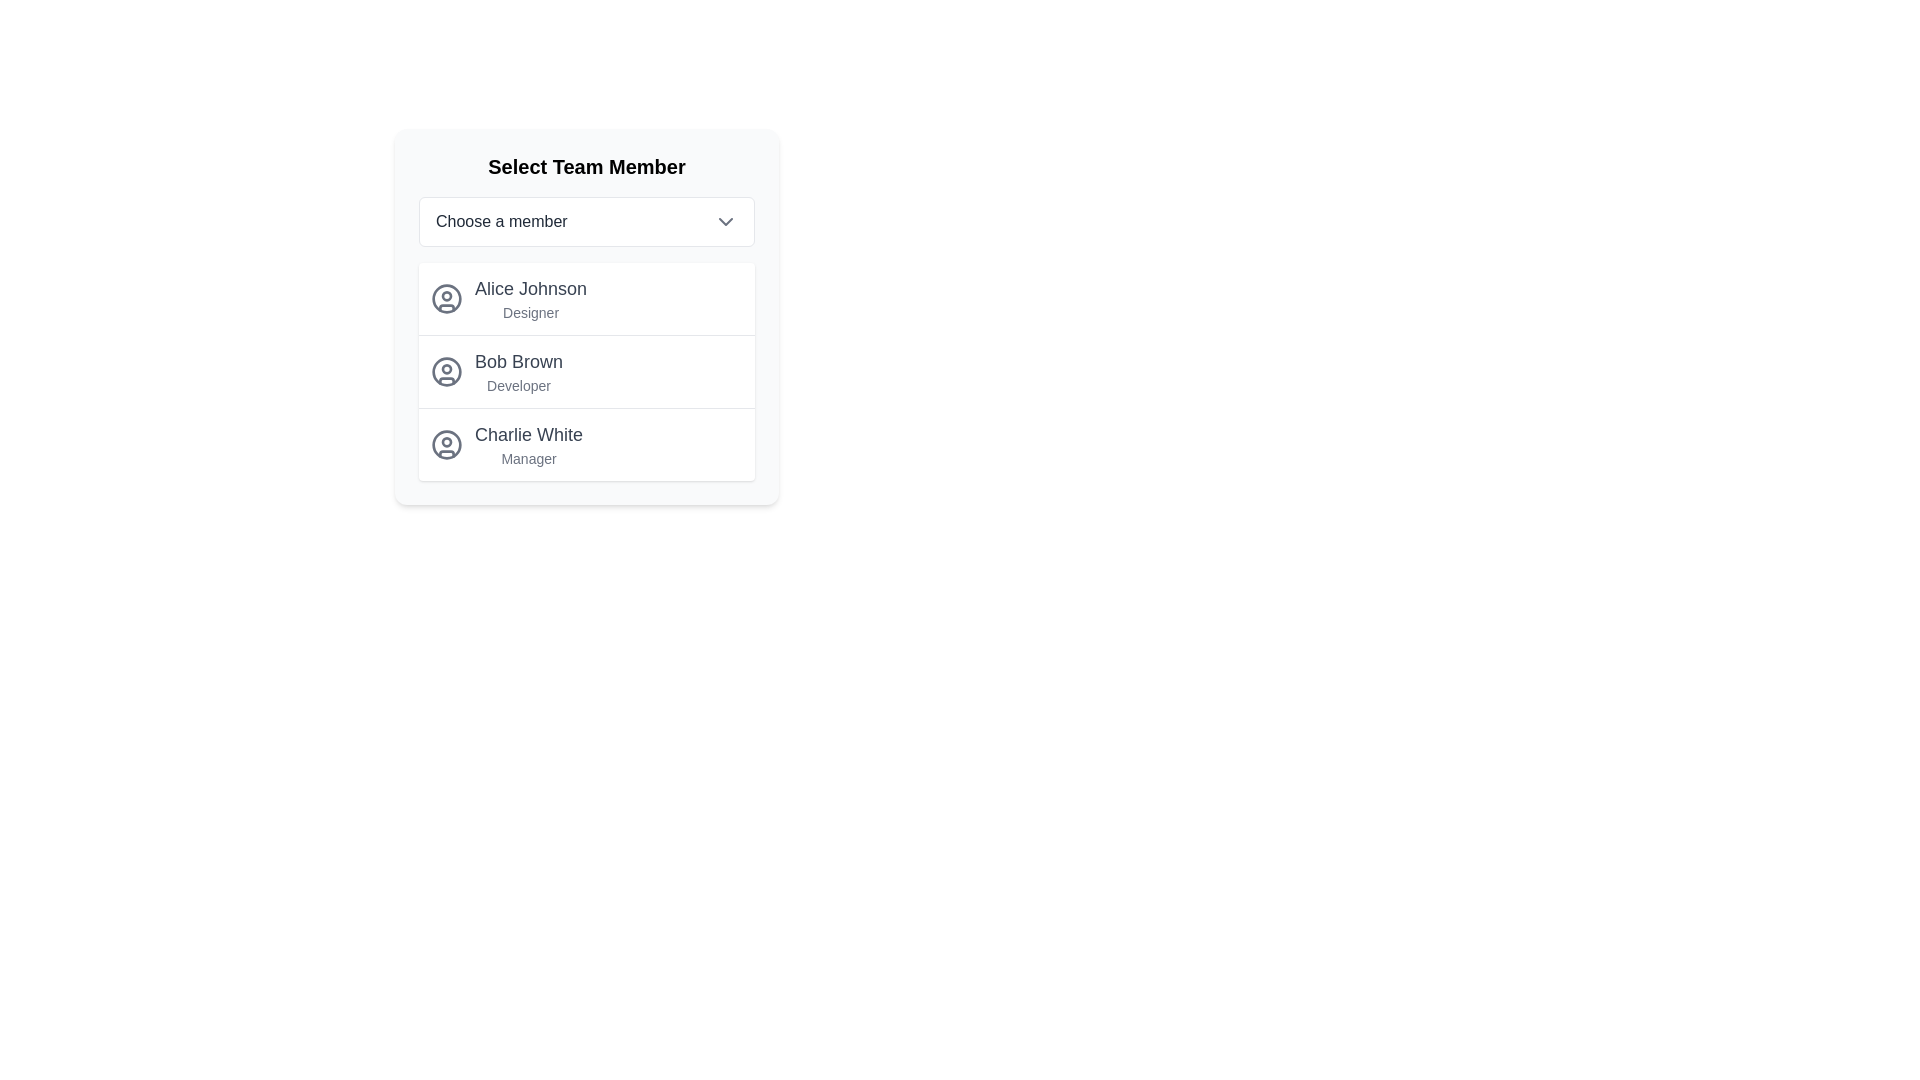 The height and width of the screenshot is (1080, 1920). Describe the element at coordinates (531, 299) in the screenshot. I see `the first list item that represents 'Alice Johnson, Designer'` at that location.